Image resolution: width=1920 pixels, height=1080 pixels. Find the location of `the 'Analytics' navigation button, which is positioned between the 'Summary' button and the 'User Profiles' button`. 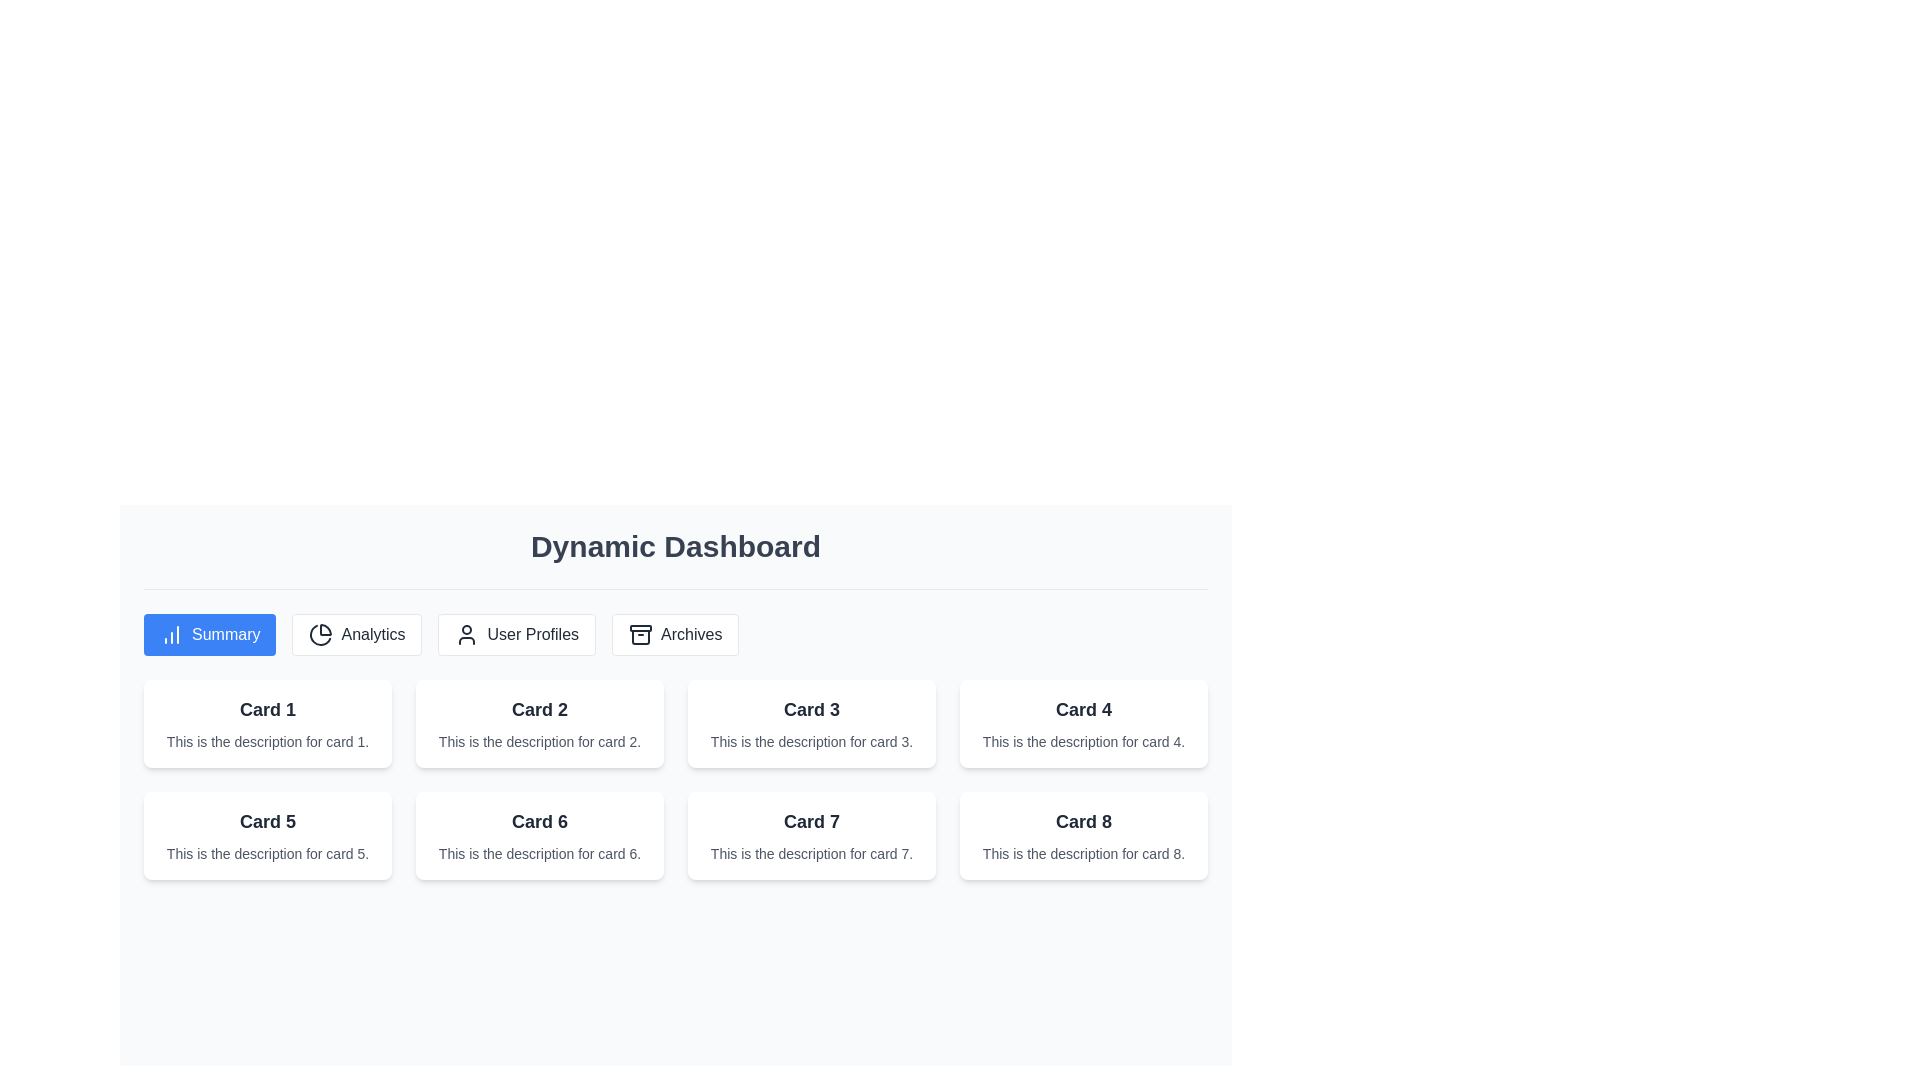

the 'Analytics' navigation button, which is positioned between the 'Summary' button and the 'User Profiles' button is located at coordinates (357, 635).